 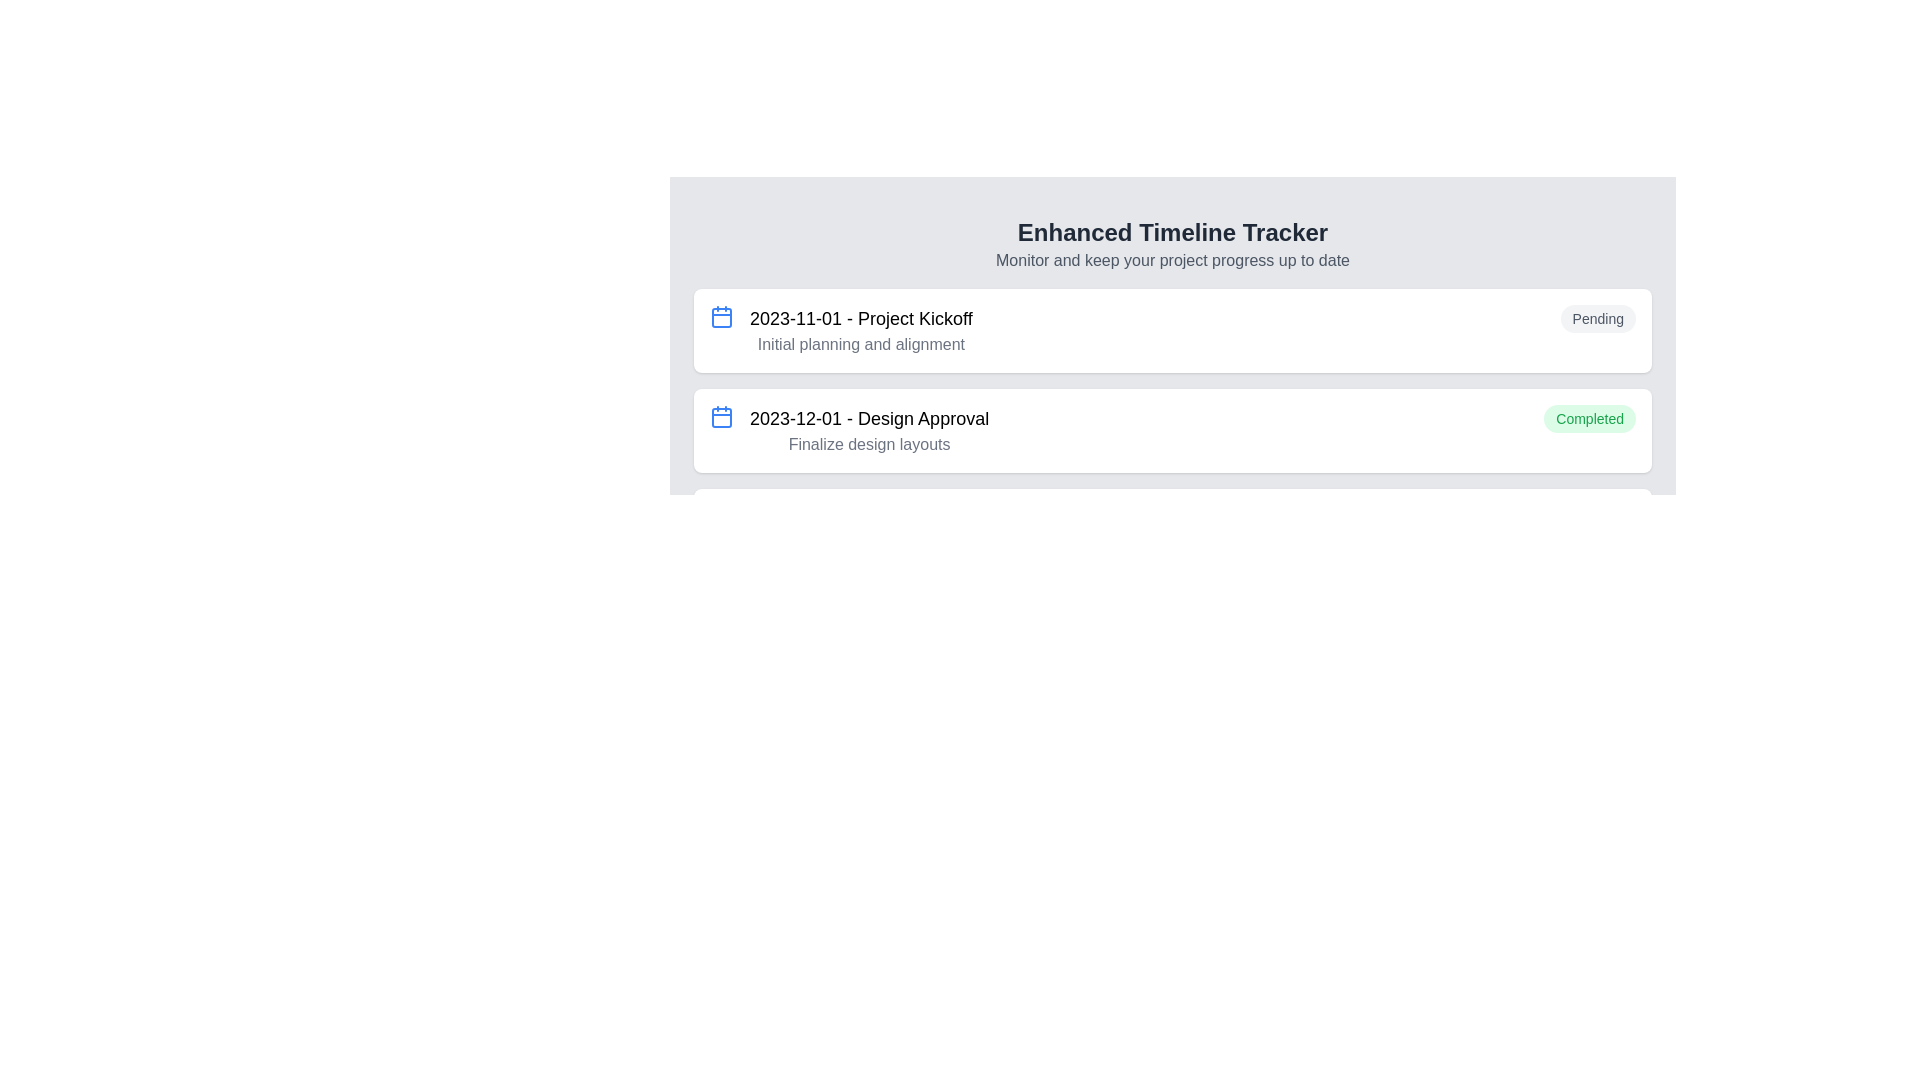 I want to click on the first timeline item in the upper-middle portion of the interface, so click(x=1172, y=330).